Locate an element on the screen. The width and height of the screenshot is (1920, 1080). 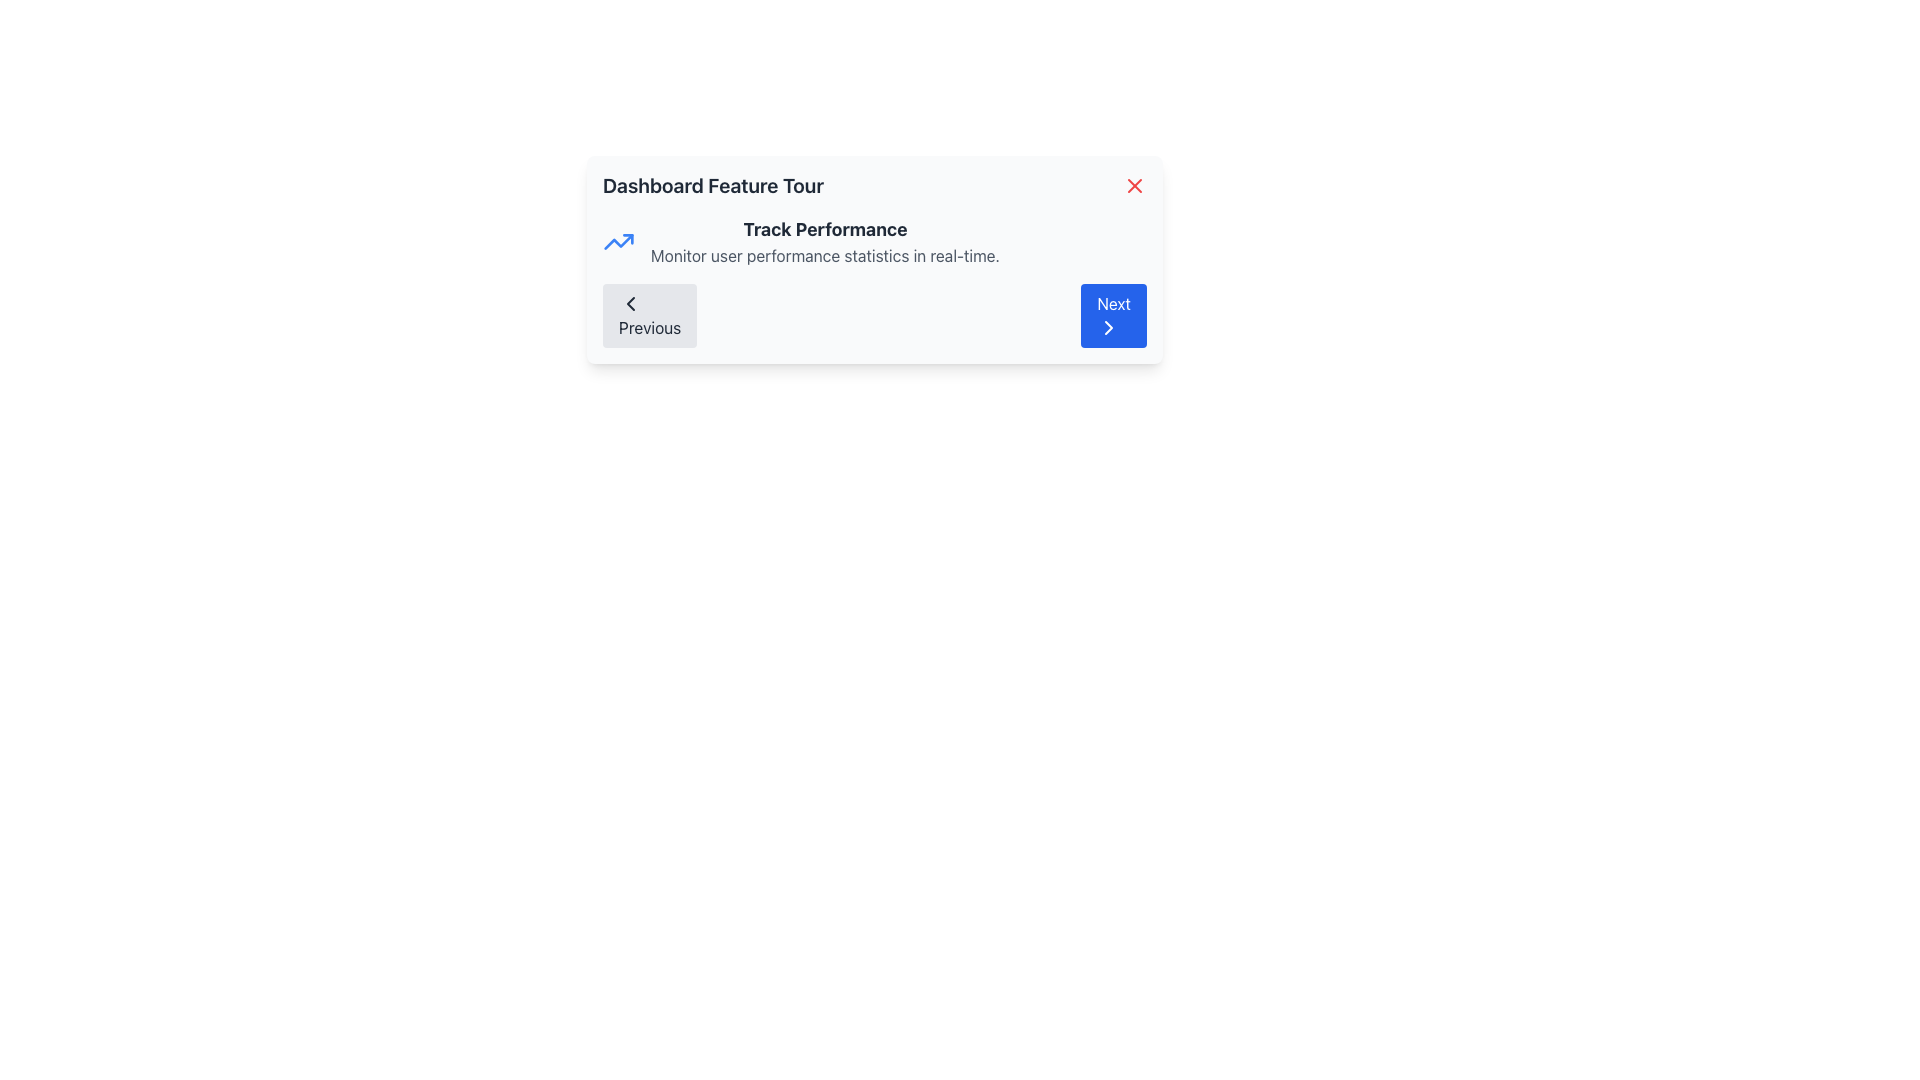
the chevron icon pointing to the right, which is centrally located within the blue 'Next' button in the navigation panel is located at coordinates (1108, 326).